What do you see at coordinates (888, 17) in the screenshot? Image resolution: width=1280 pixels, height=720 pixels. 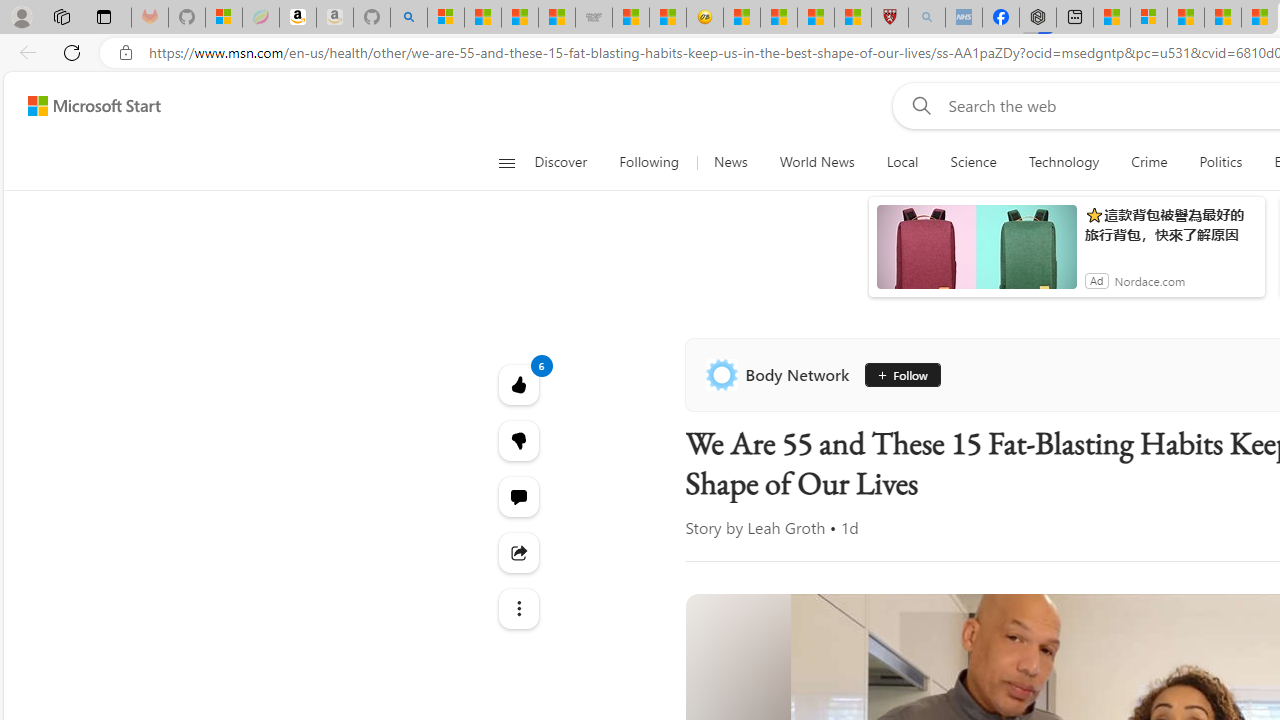 I see `'Robert H. Shmerling, MD - Harvard Health'` at bounding box center [888, 17].